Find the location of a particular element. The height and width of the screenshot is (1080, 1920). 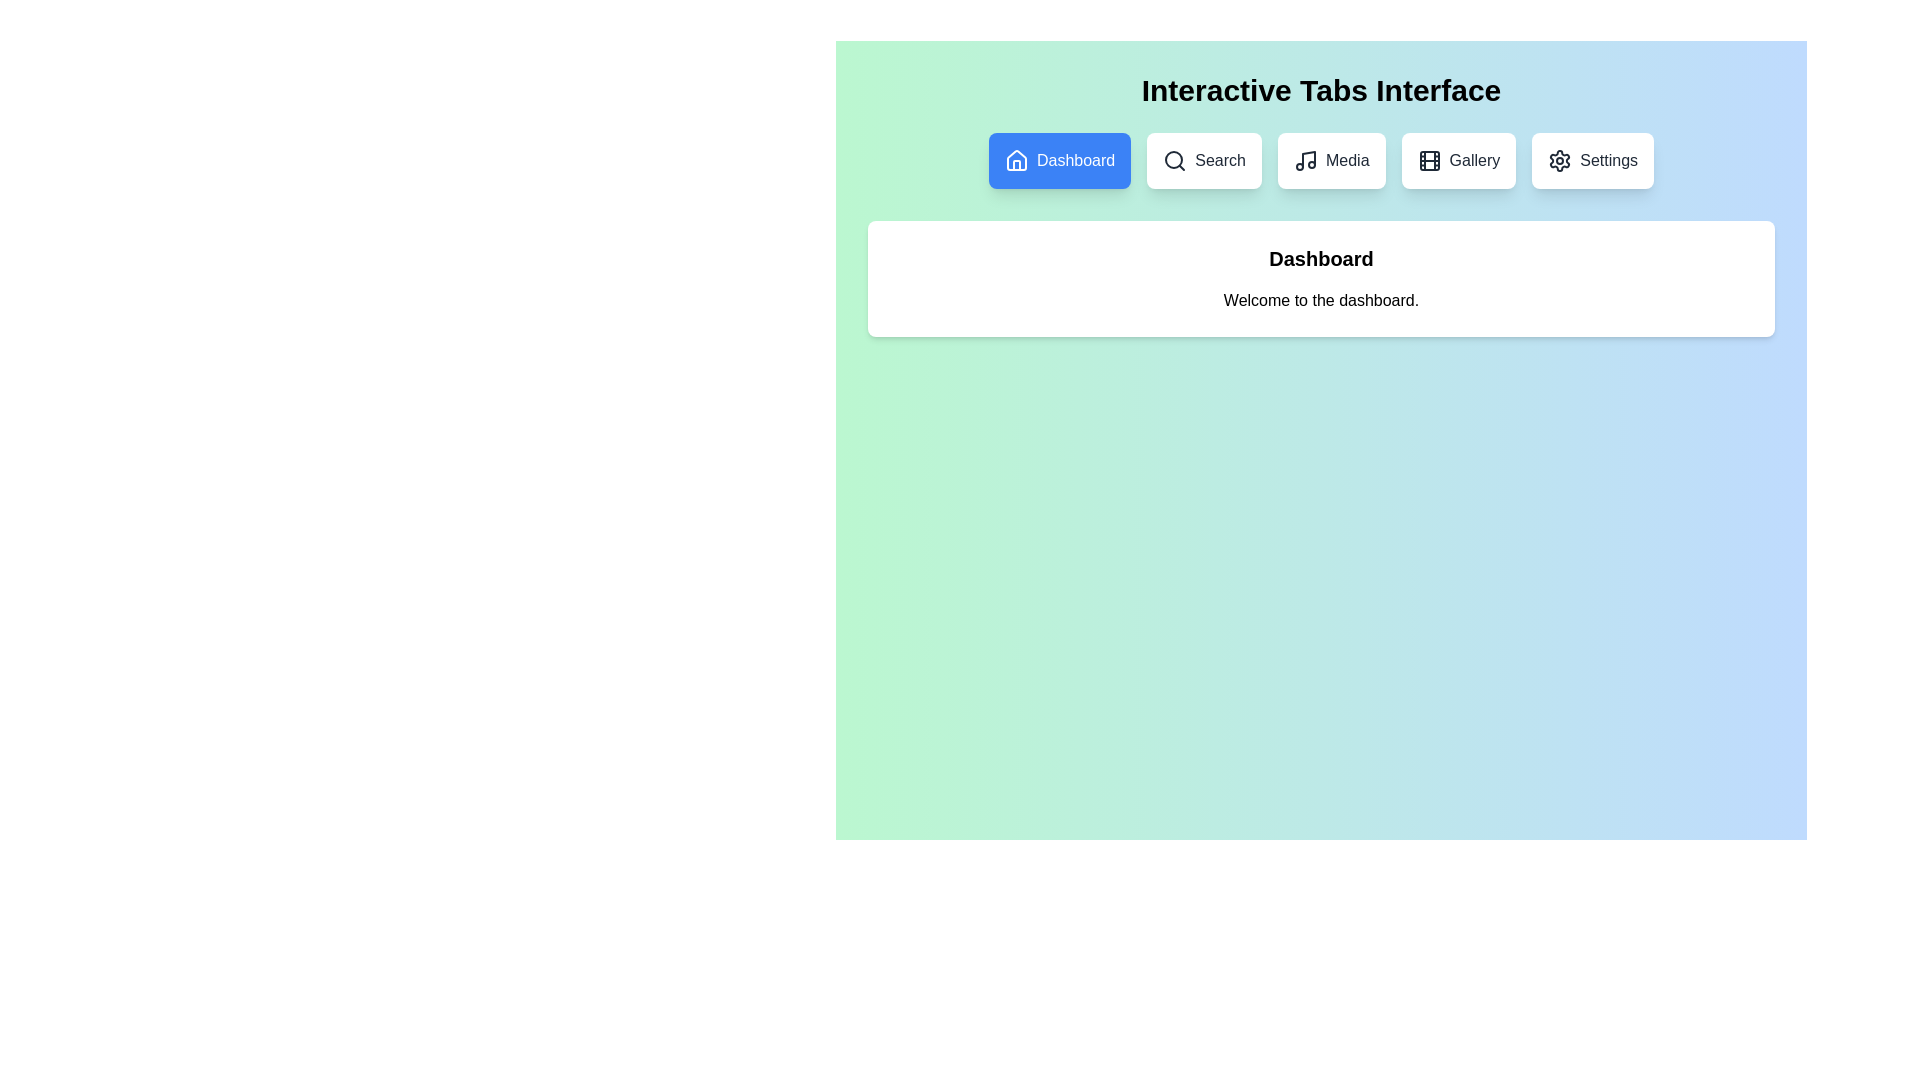

the compact filmstrip icon located within the 'Gallery' button, which is positioned fourth from the left in a row of buttons near the upper section of the interface is located at coordinates (1428, 160).